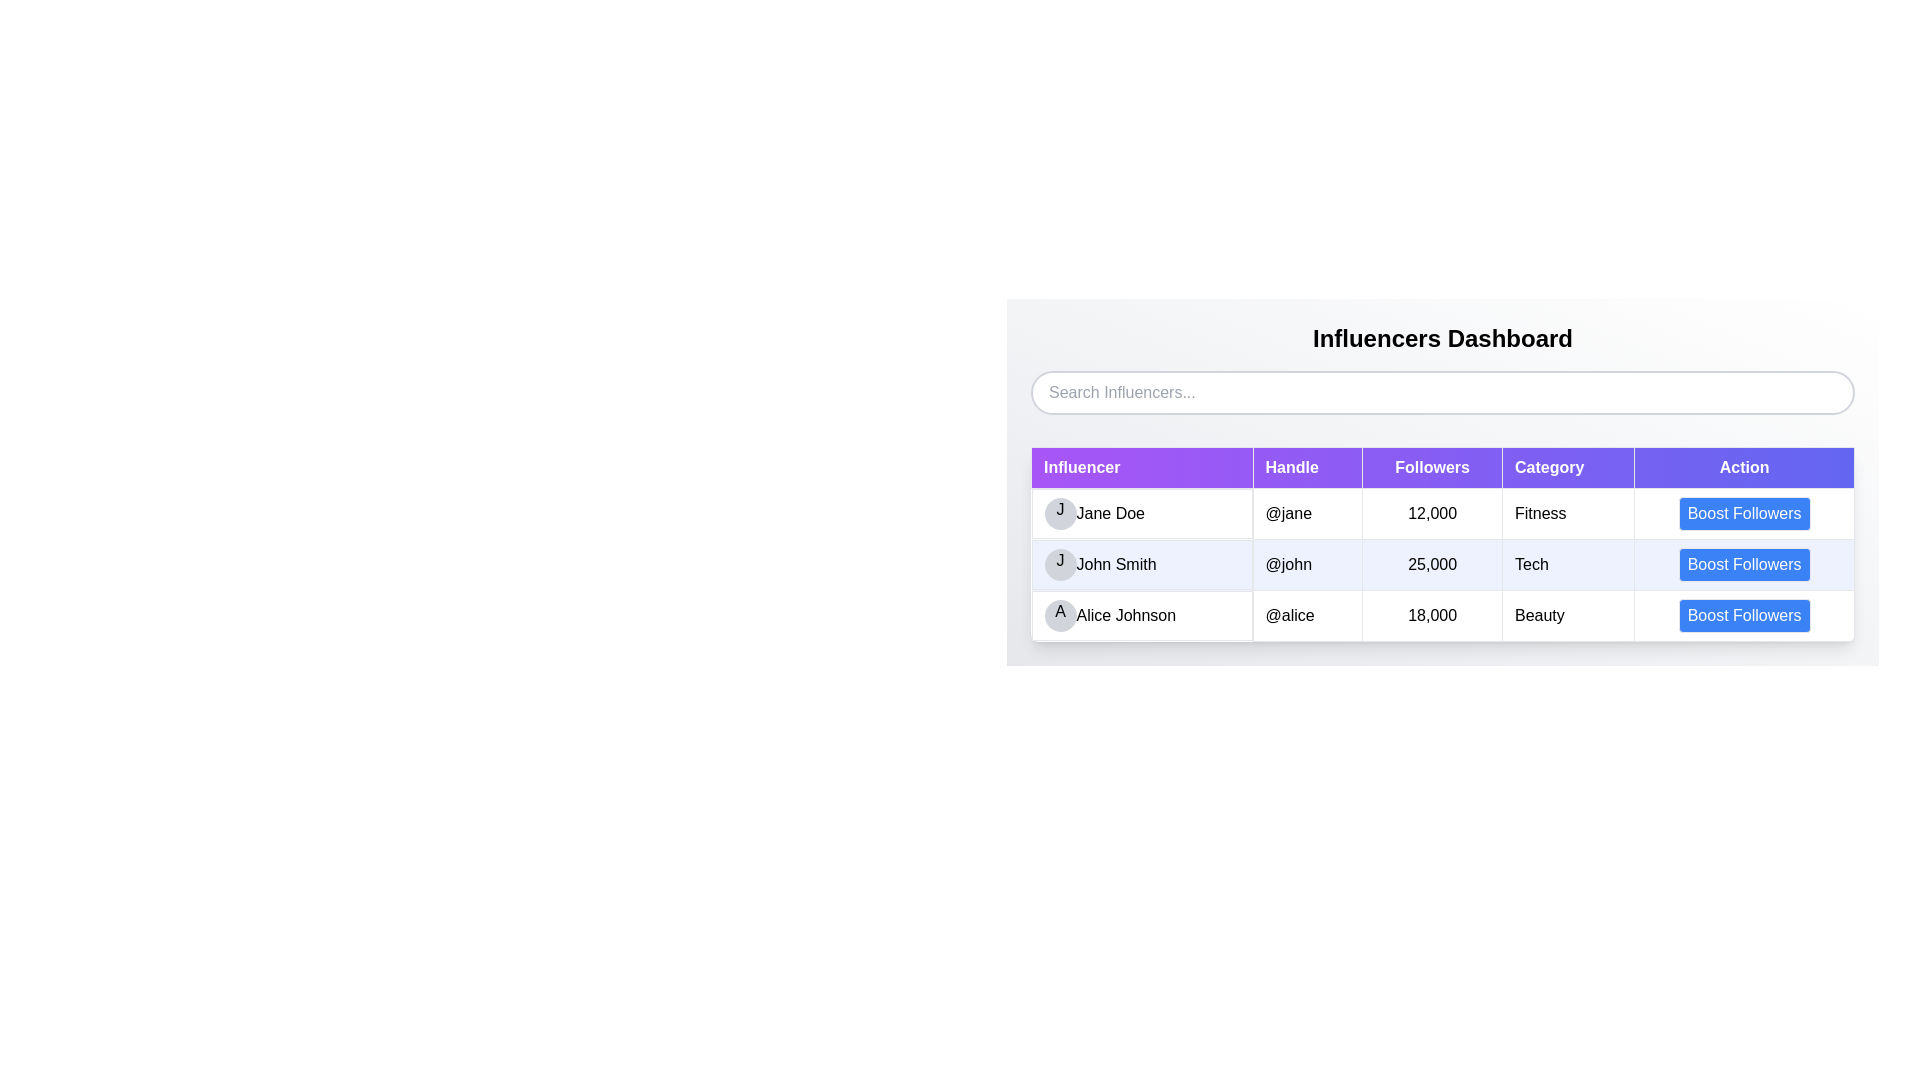 This screenshot has width=1920, height=1080. Describe the element at coordinates (1742, 512) in the screenshot. I see `the 'Boost Followers' button, which has a blue background and is located in the 'Action' column of the influencers table for '@jane'` at that location.